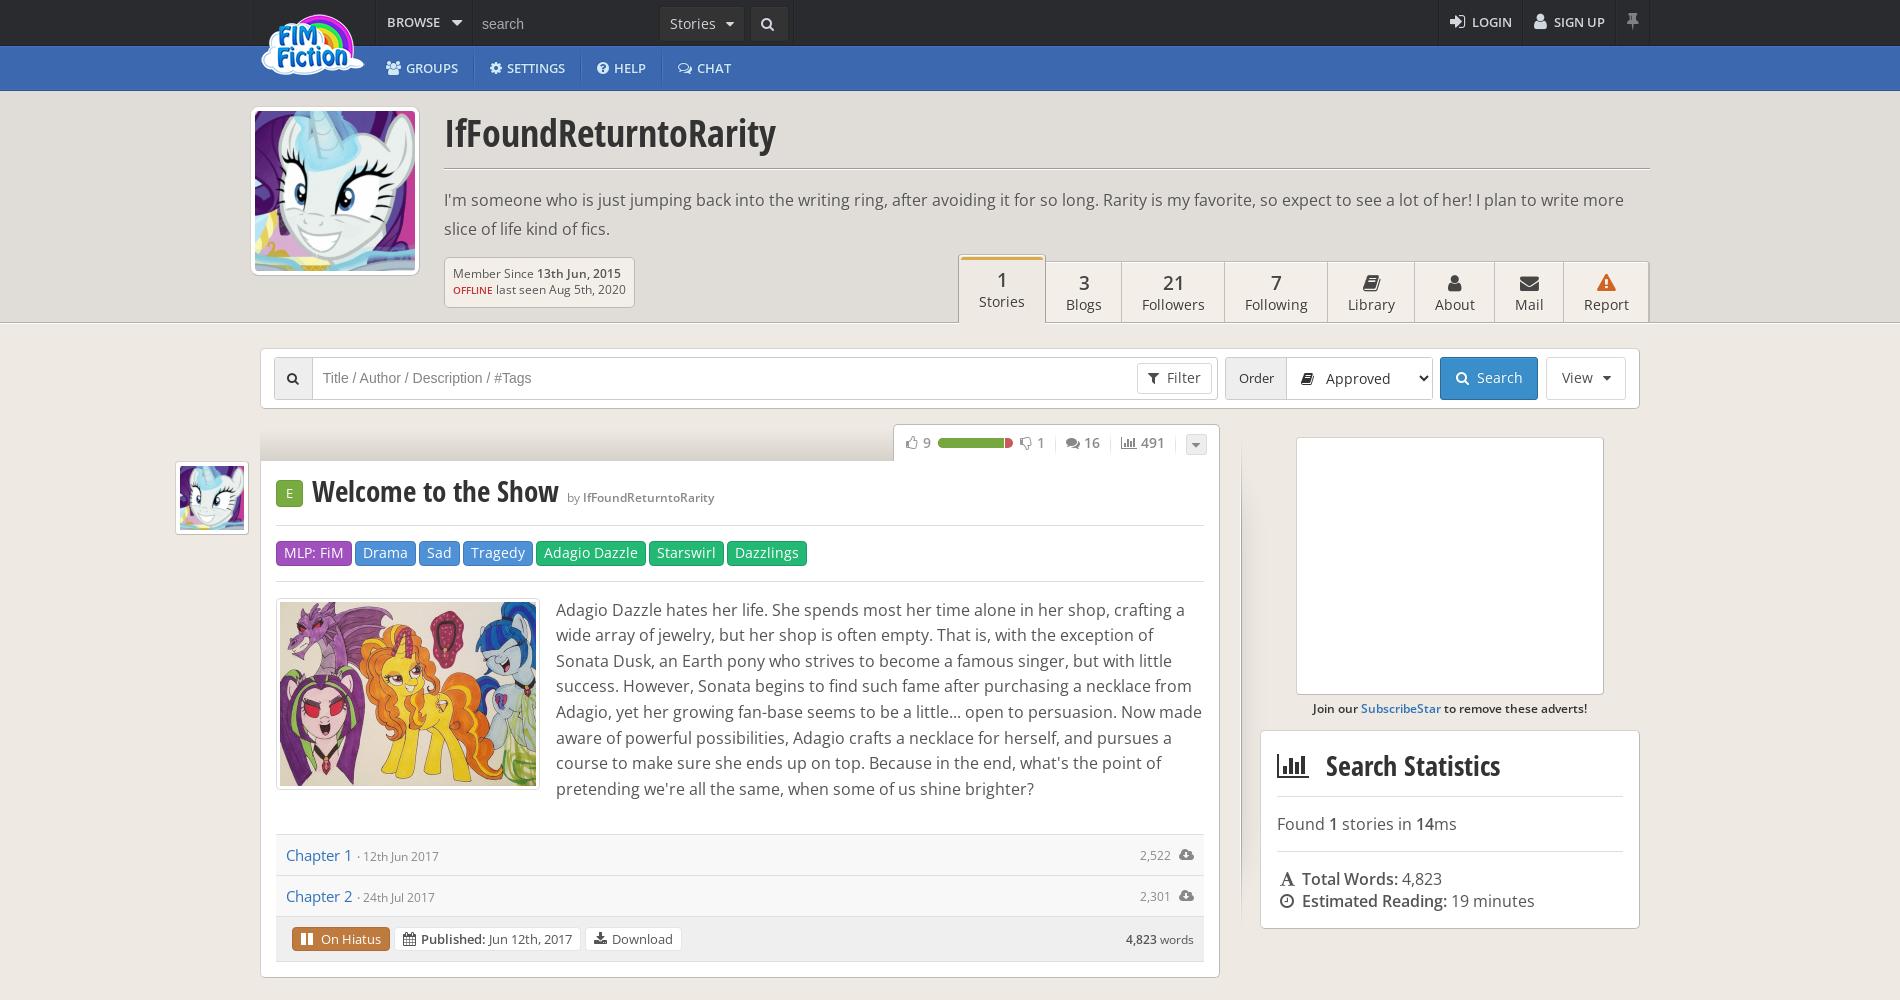 The width and height of the screenshot is (1900, 1000). I want to click on '7', so click(1275, 282).